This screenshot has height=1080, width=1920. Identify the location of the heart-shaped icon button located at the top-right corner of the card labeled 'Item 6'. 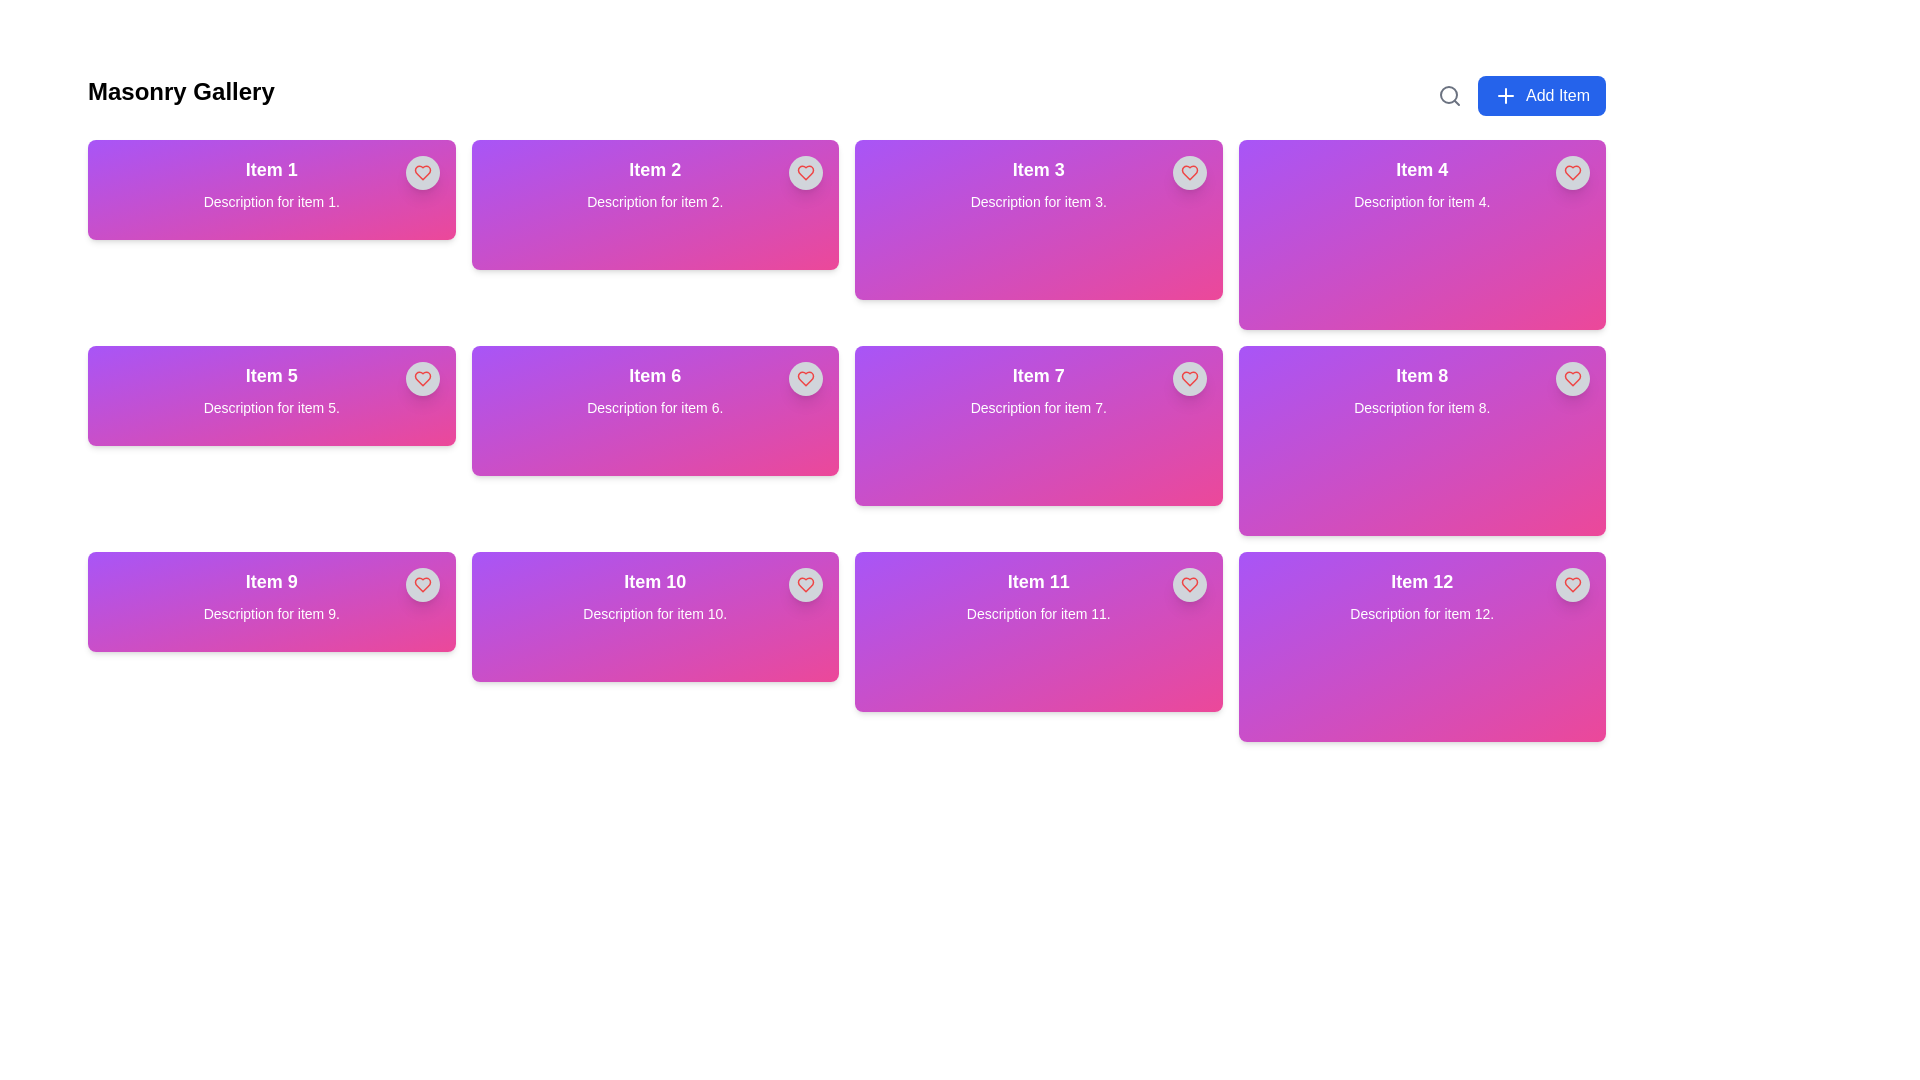
(806, 378).